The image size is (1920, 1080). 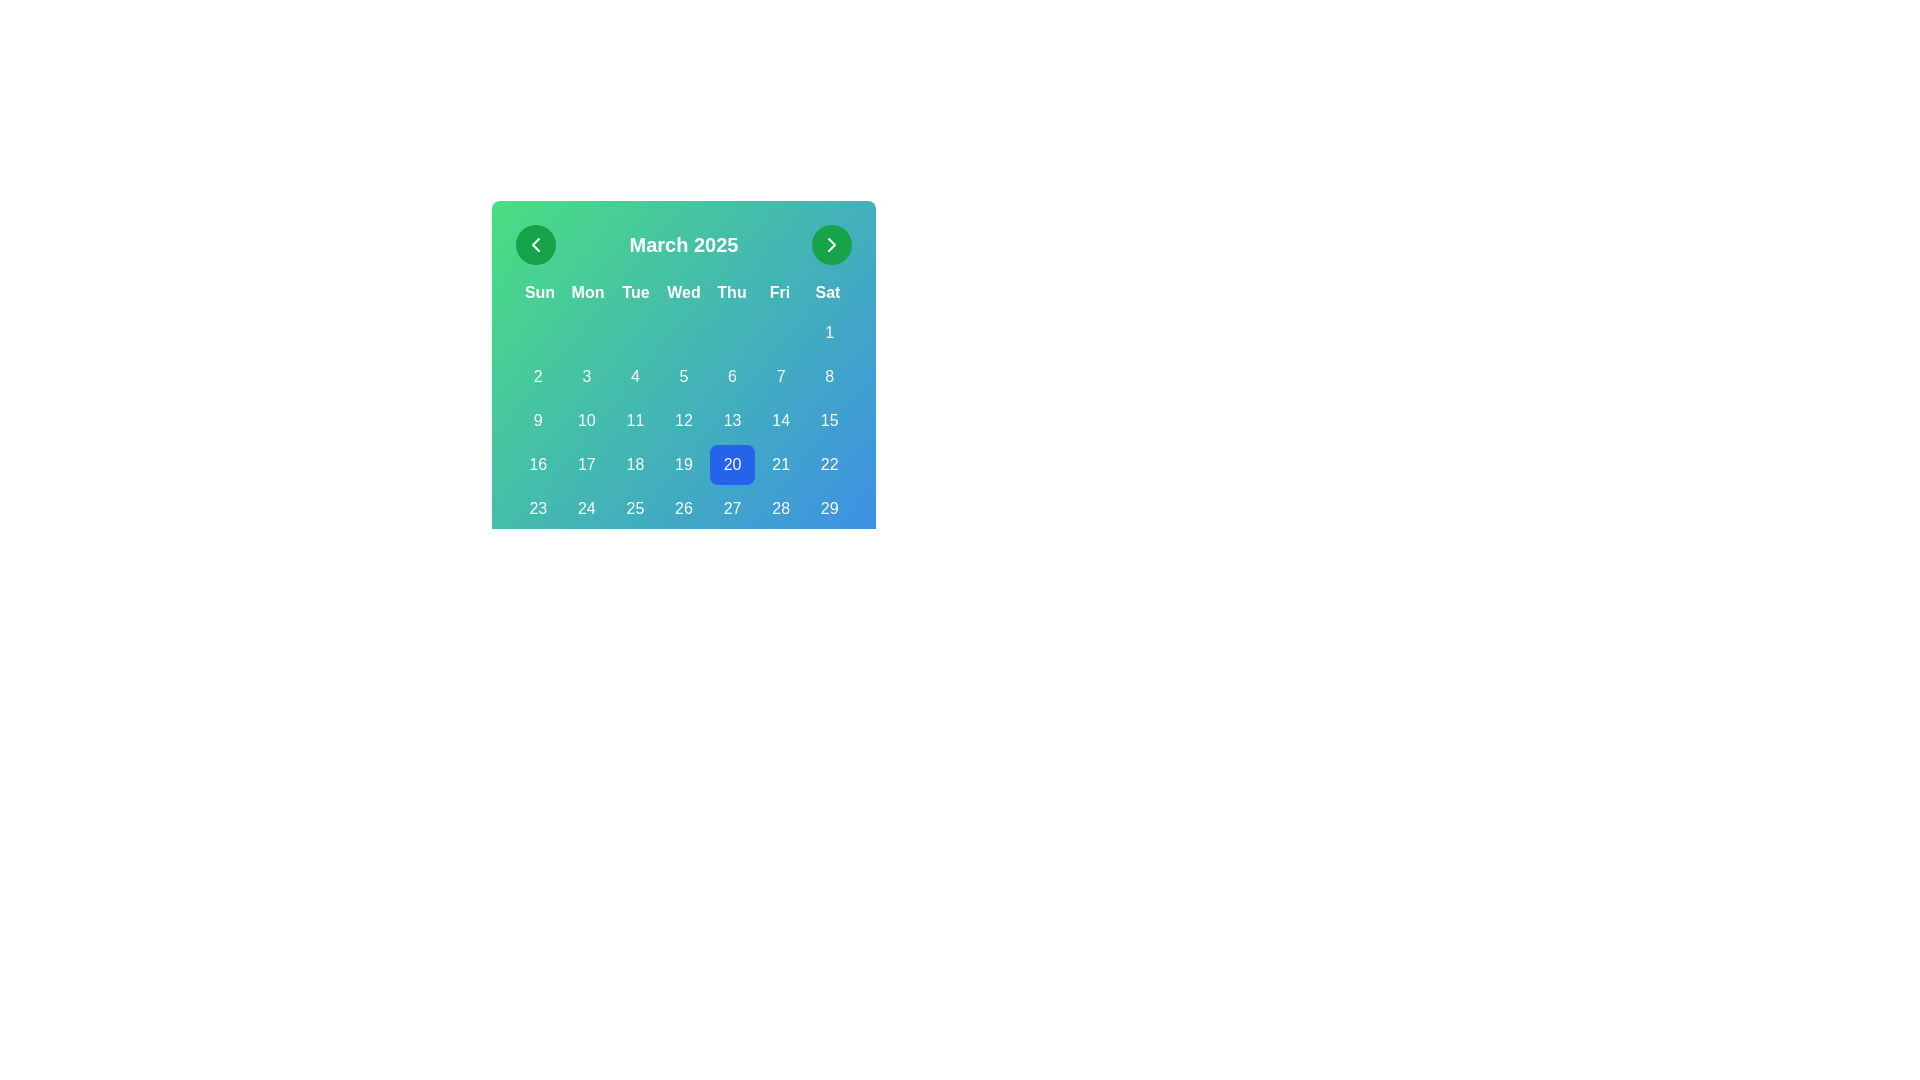 What do you see at coordinates (780, 465) in the screenshot?
I see `the interactive button representing the 21st date in the calendar grid located in the 5th row and 6th column` at bounding box center [780, 465].